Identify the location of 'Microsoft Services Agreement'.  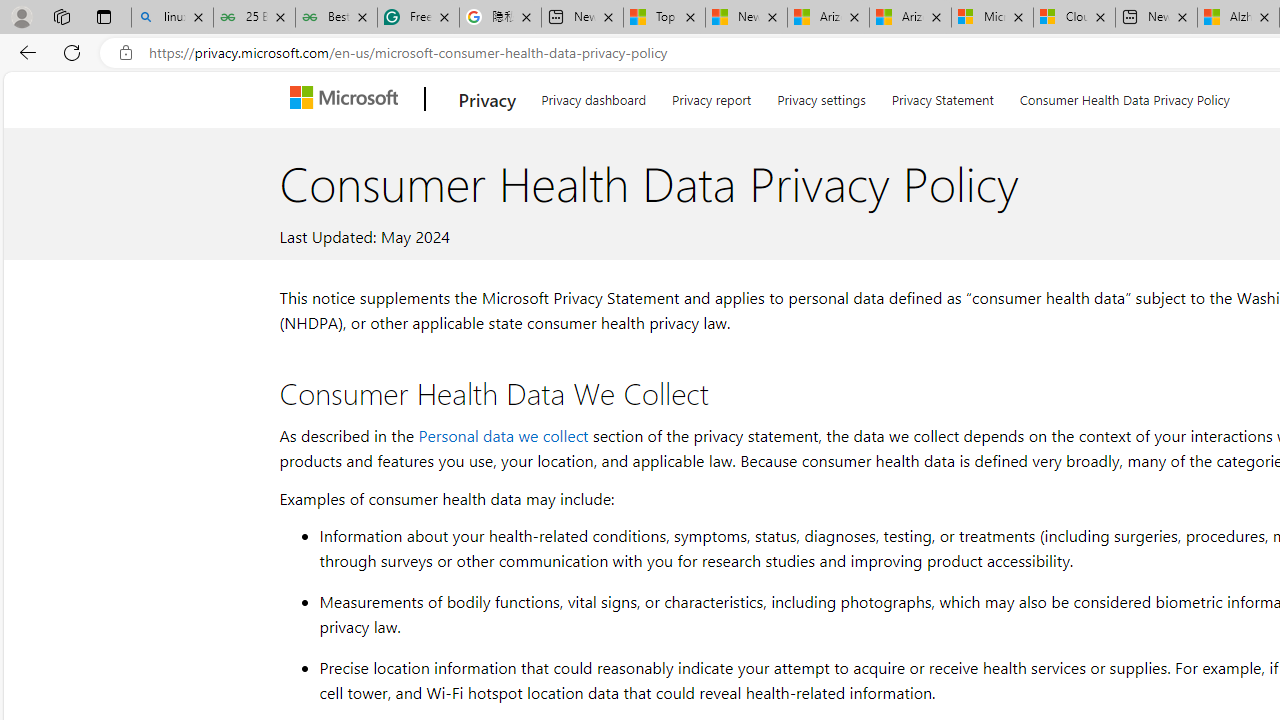
(992, 17).